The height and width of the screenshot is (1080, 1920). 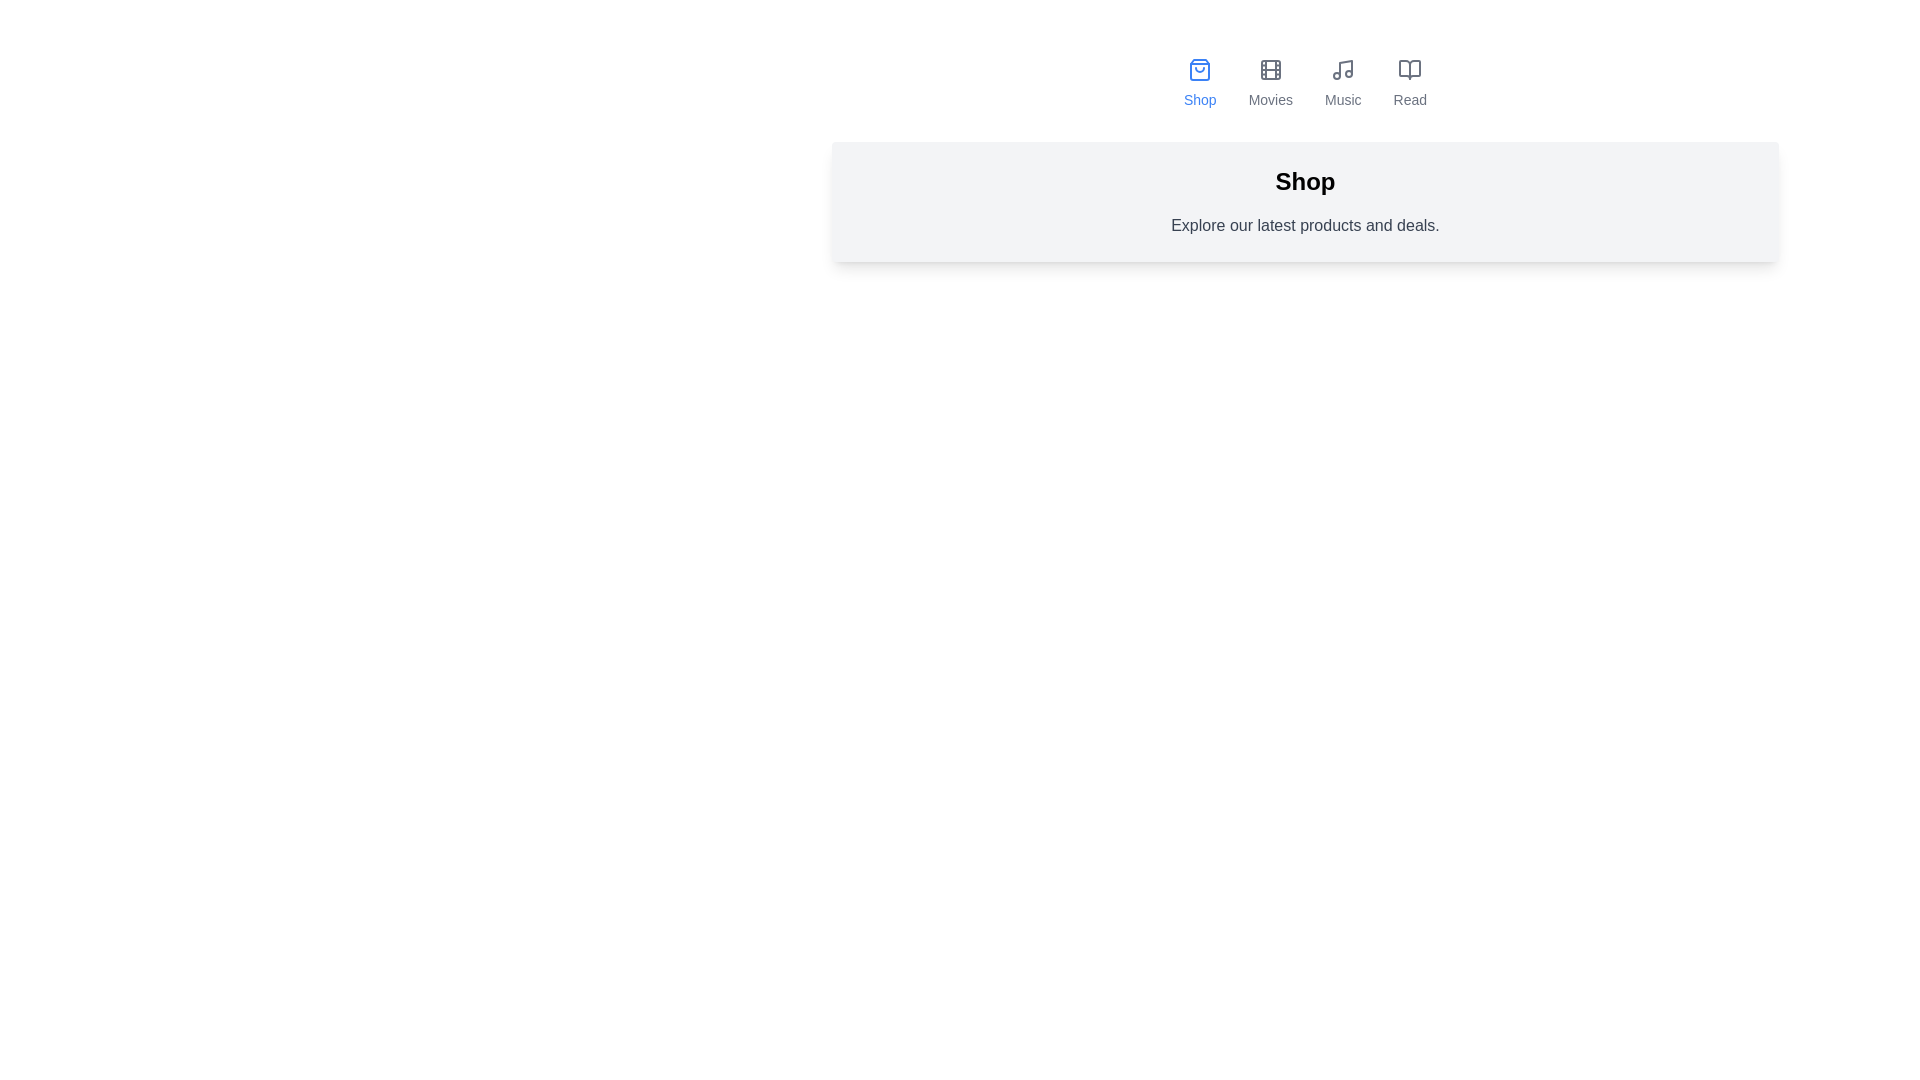 What do you see at coordinates (1409, 83) in the screenshot?
I see `the tab labeled Read` at bounding box center [1409, 83].